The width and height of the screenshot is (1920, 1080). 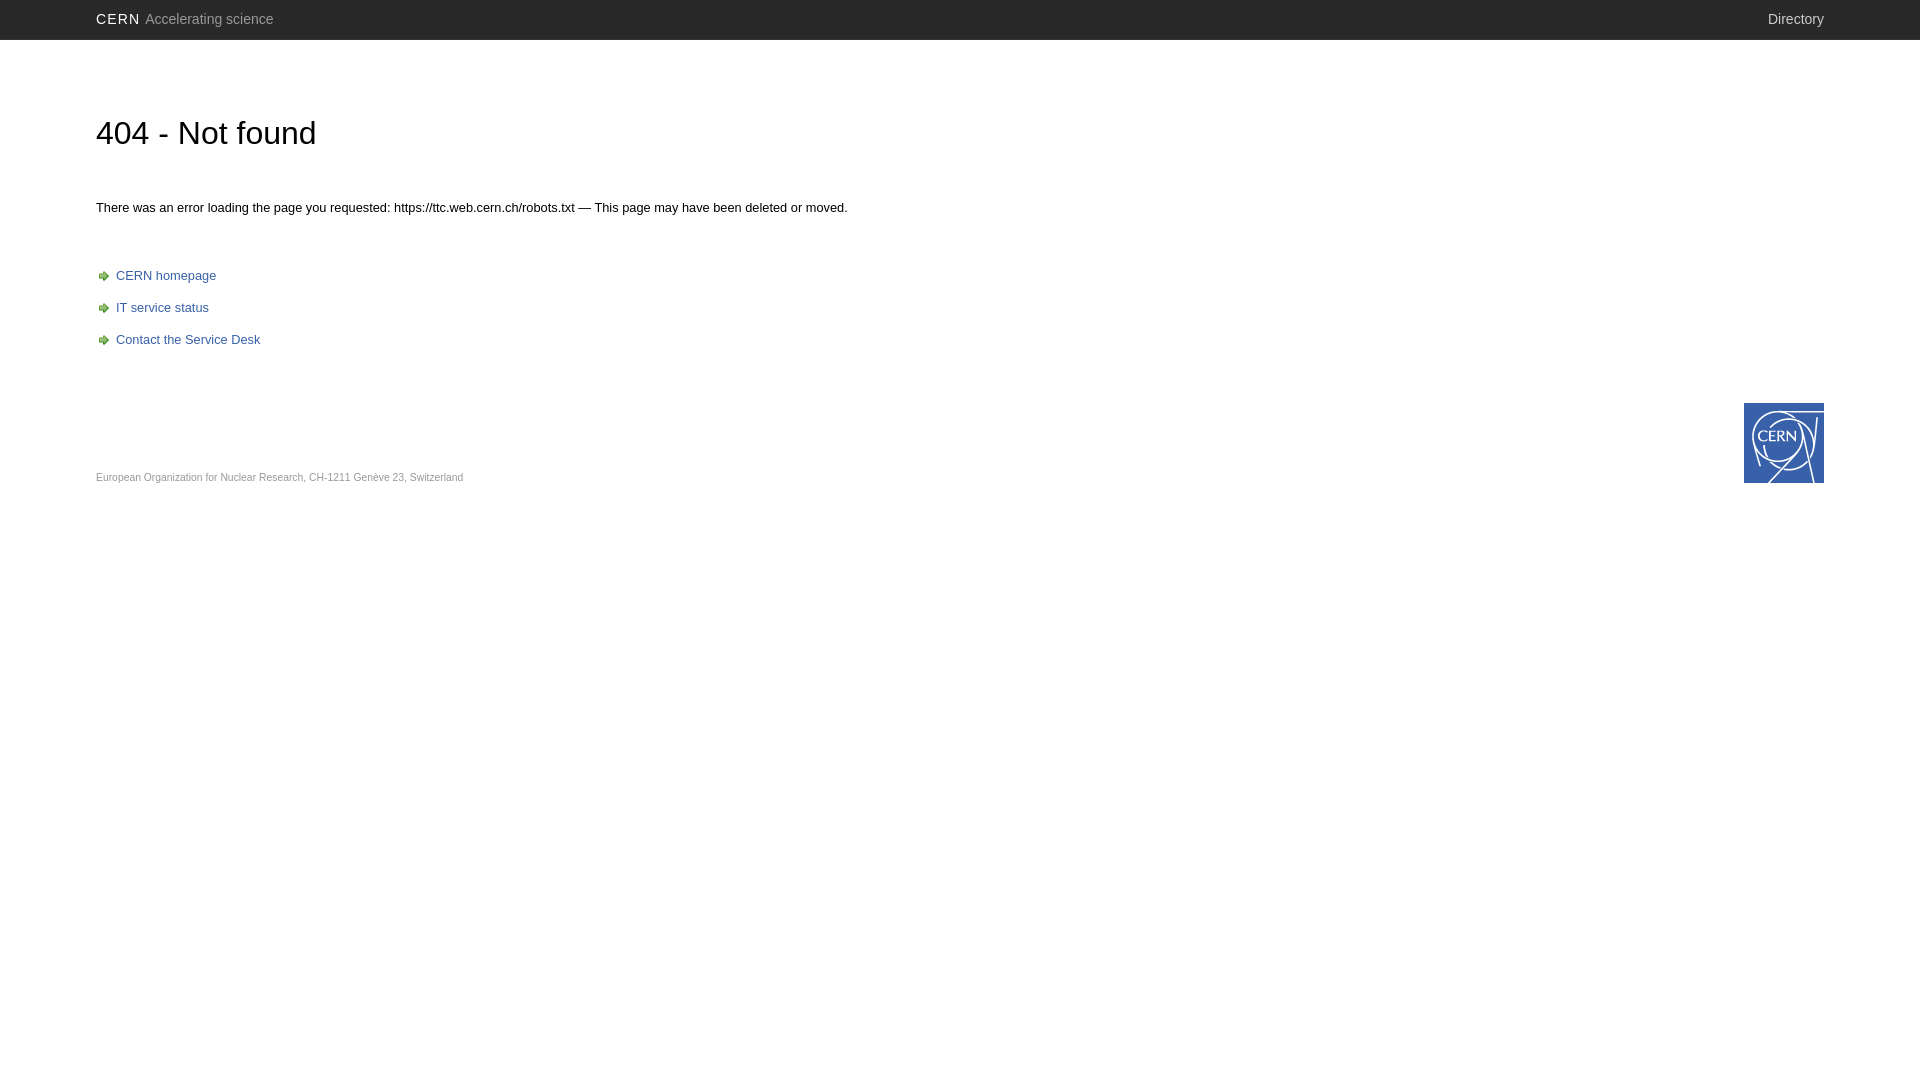 I want to click on 'IT service status', so click(x=151, y=307).